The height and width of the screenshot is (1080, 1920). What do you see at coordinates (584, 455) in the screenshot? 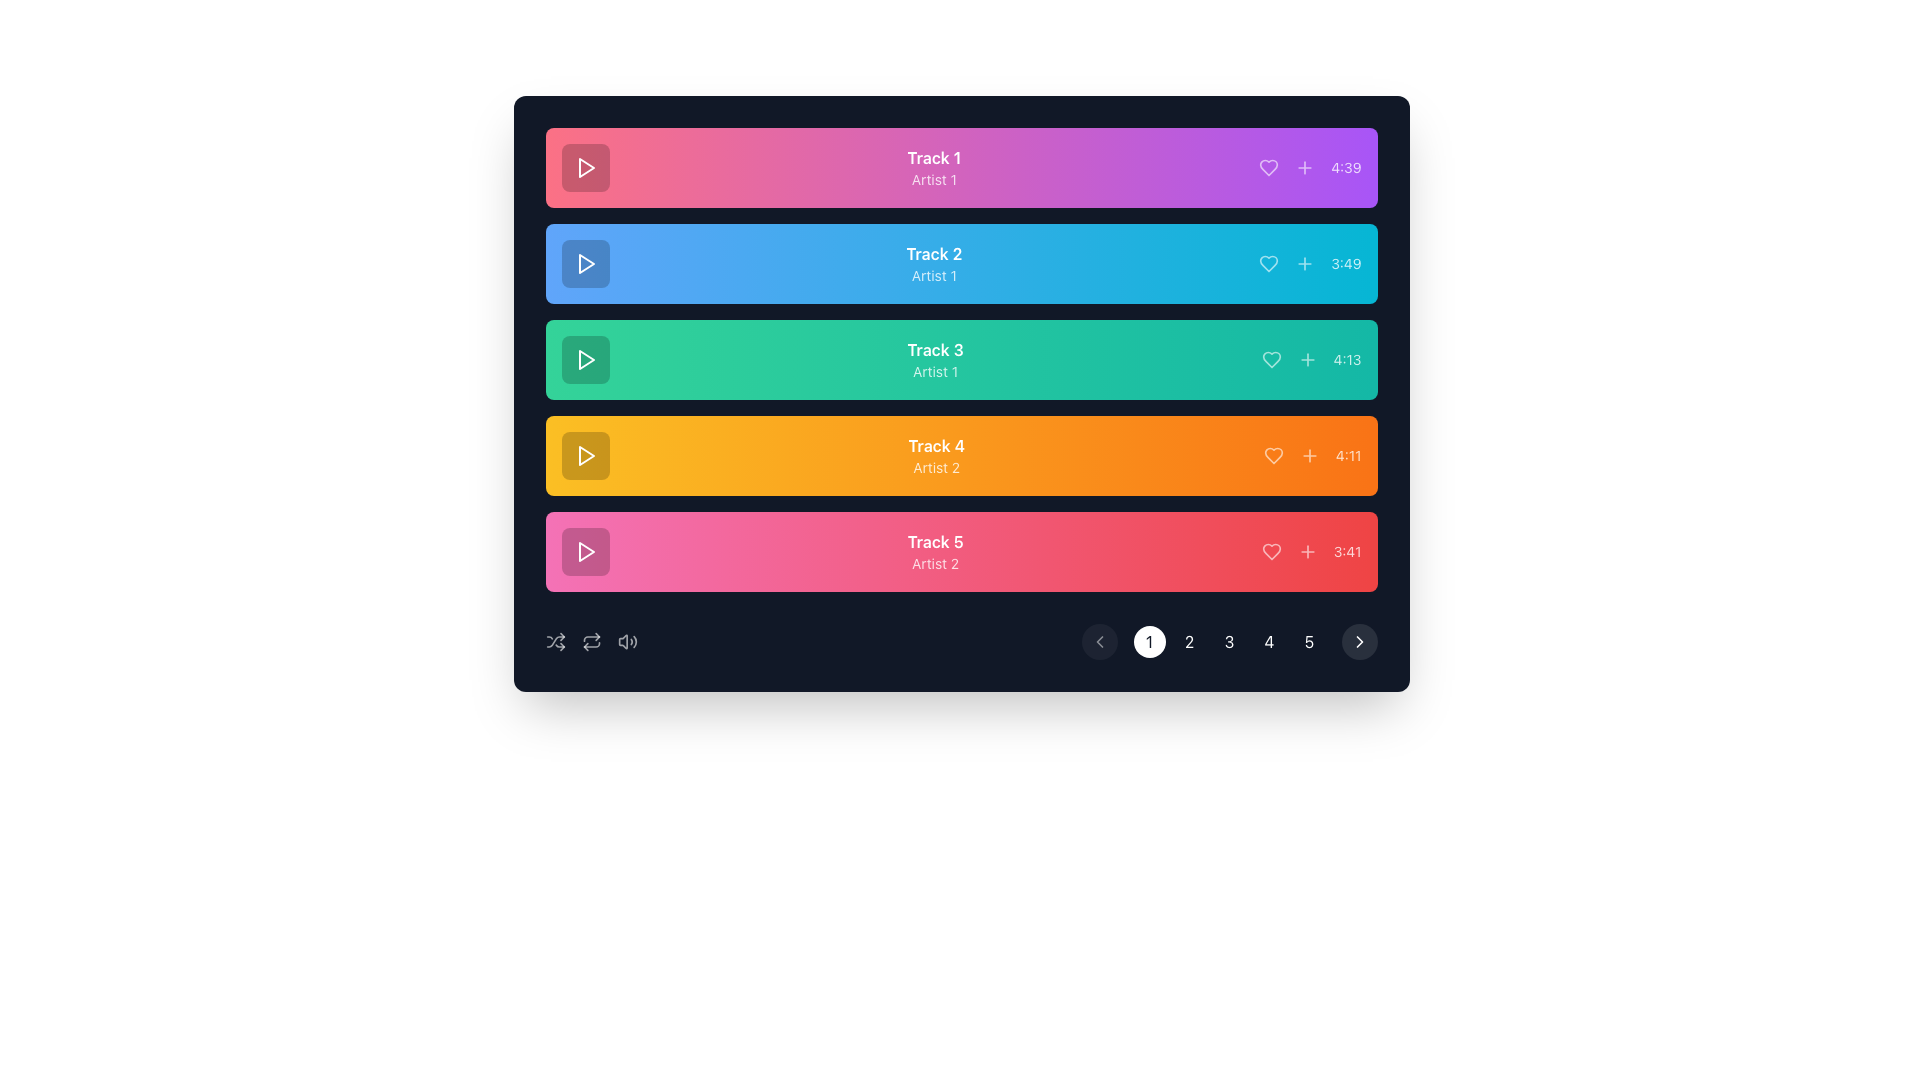
I see `the triangular play icon button located to the left of the 'Track 4' and 'Artist 2' text labels to play the track` at bounding box center [584, 455].